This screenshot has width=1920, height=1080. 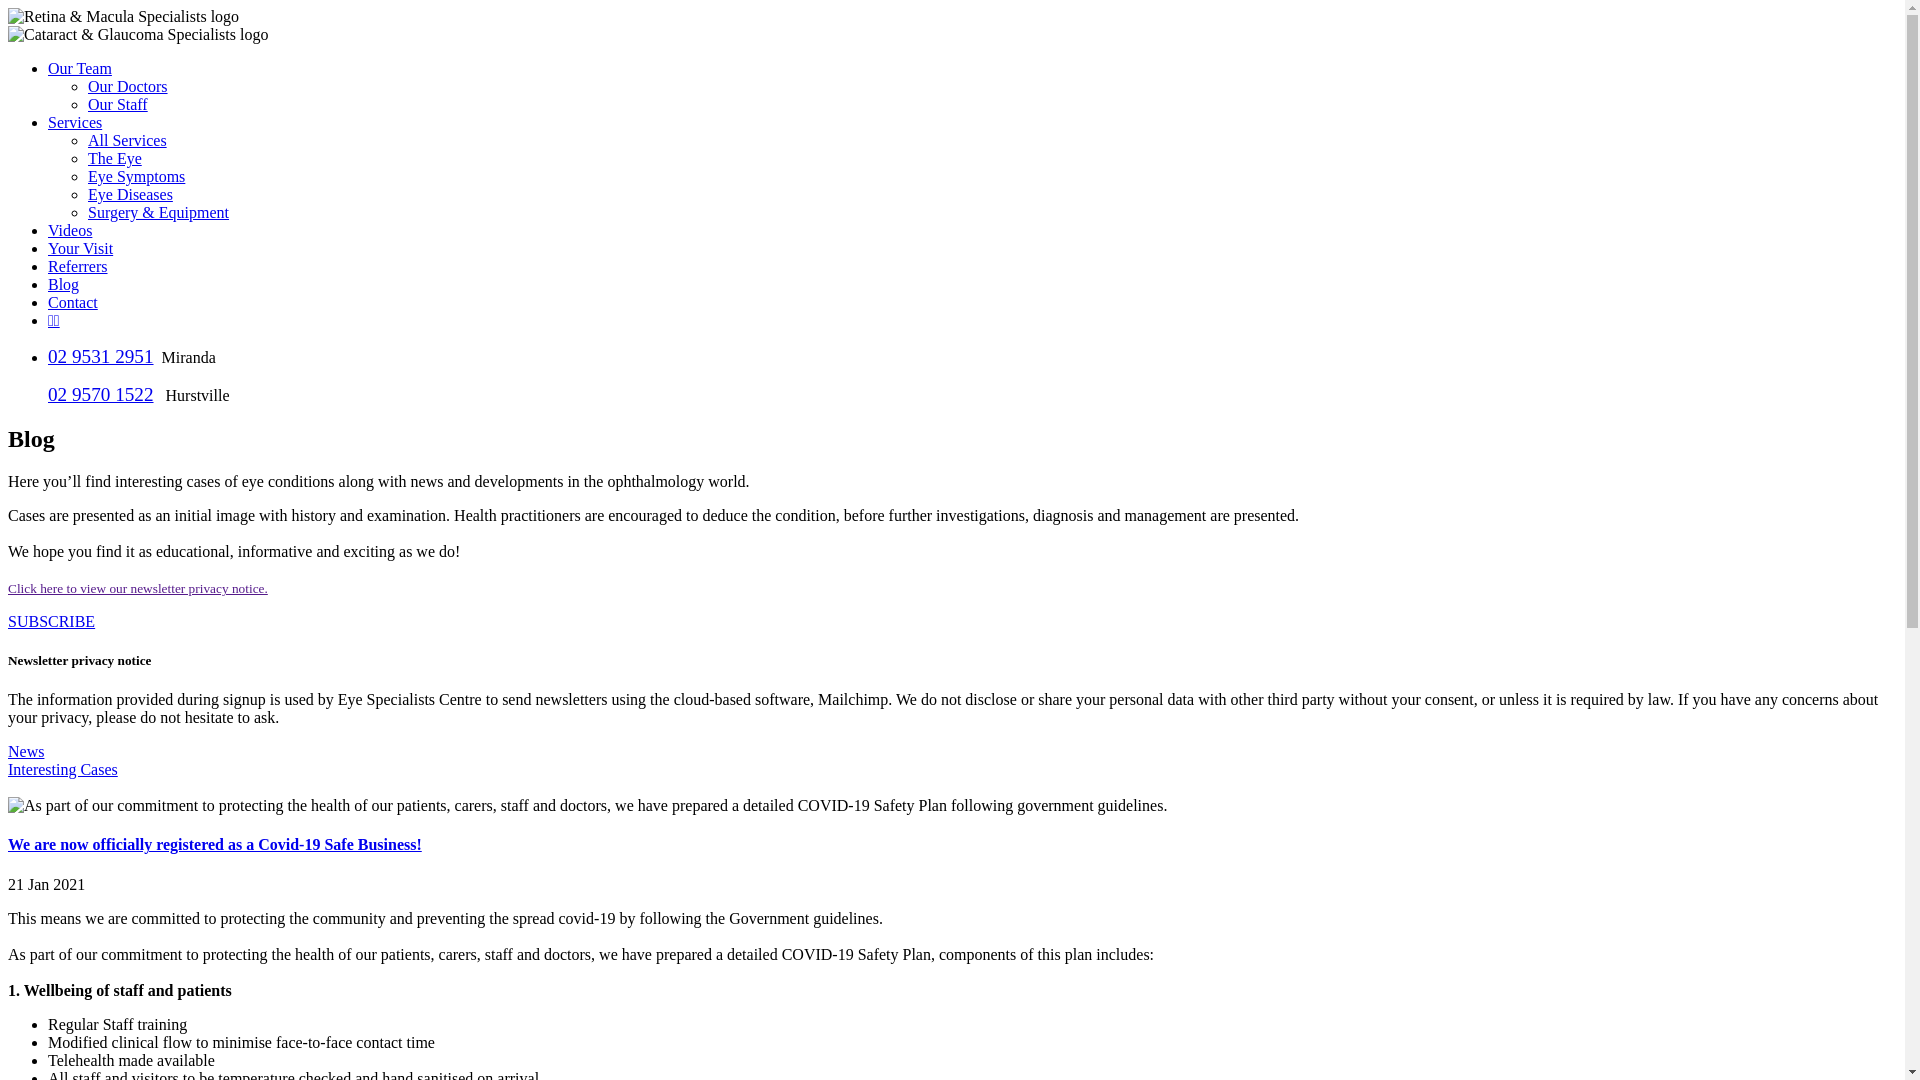 I want to click on 'Our Staff', so click(x=117, y=104).